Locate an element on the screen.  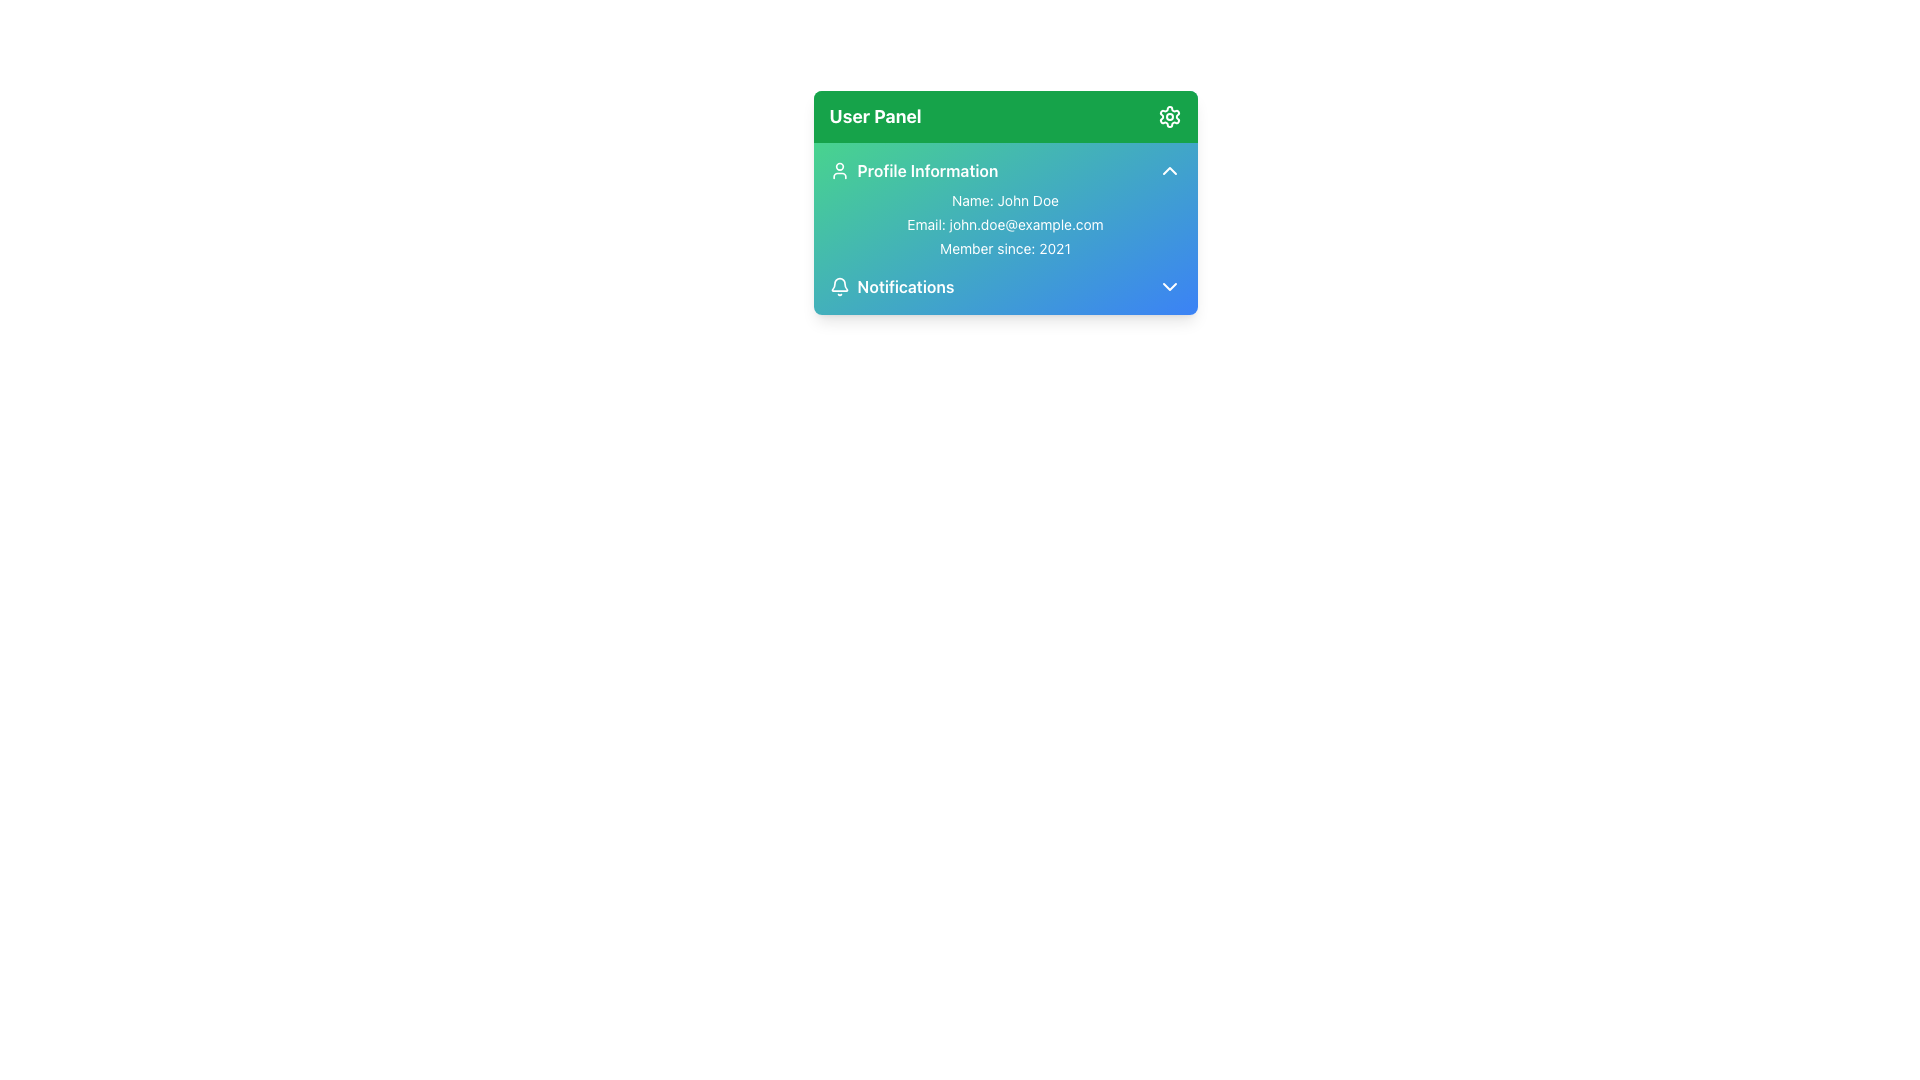
the Text Label that indicates the year the user joined the platform, which is the third line of the Profile Information section after 'Name: John Doe' and 'Email: john.doe@example.com' is located at coordinates (1005, 248).